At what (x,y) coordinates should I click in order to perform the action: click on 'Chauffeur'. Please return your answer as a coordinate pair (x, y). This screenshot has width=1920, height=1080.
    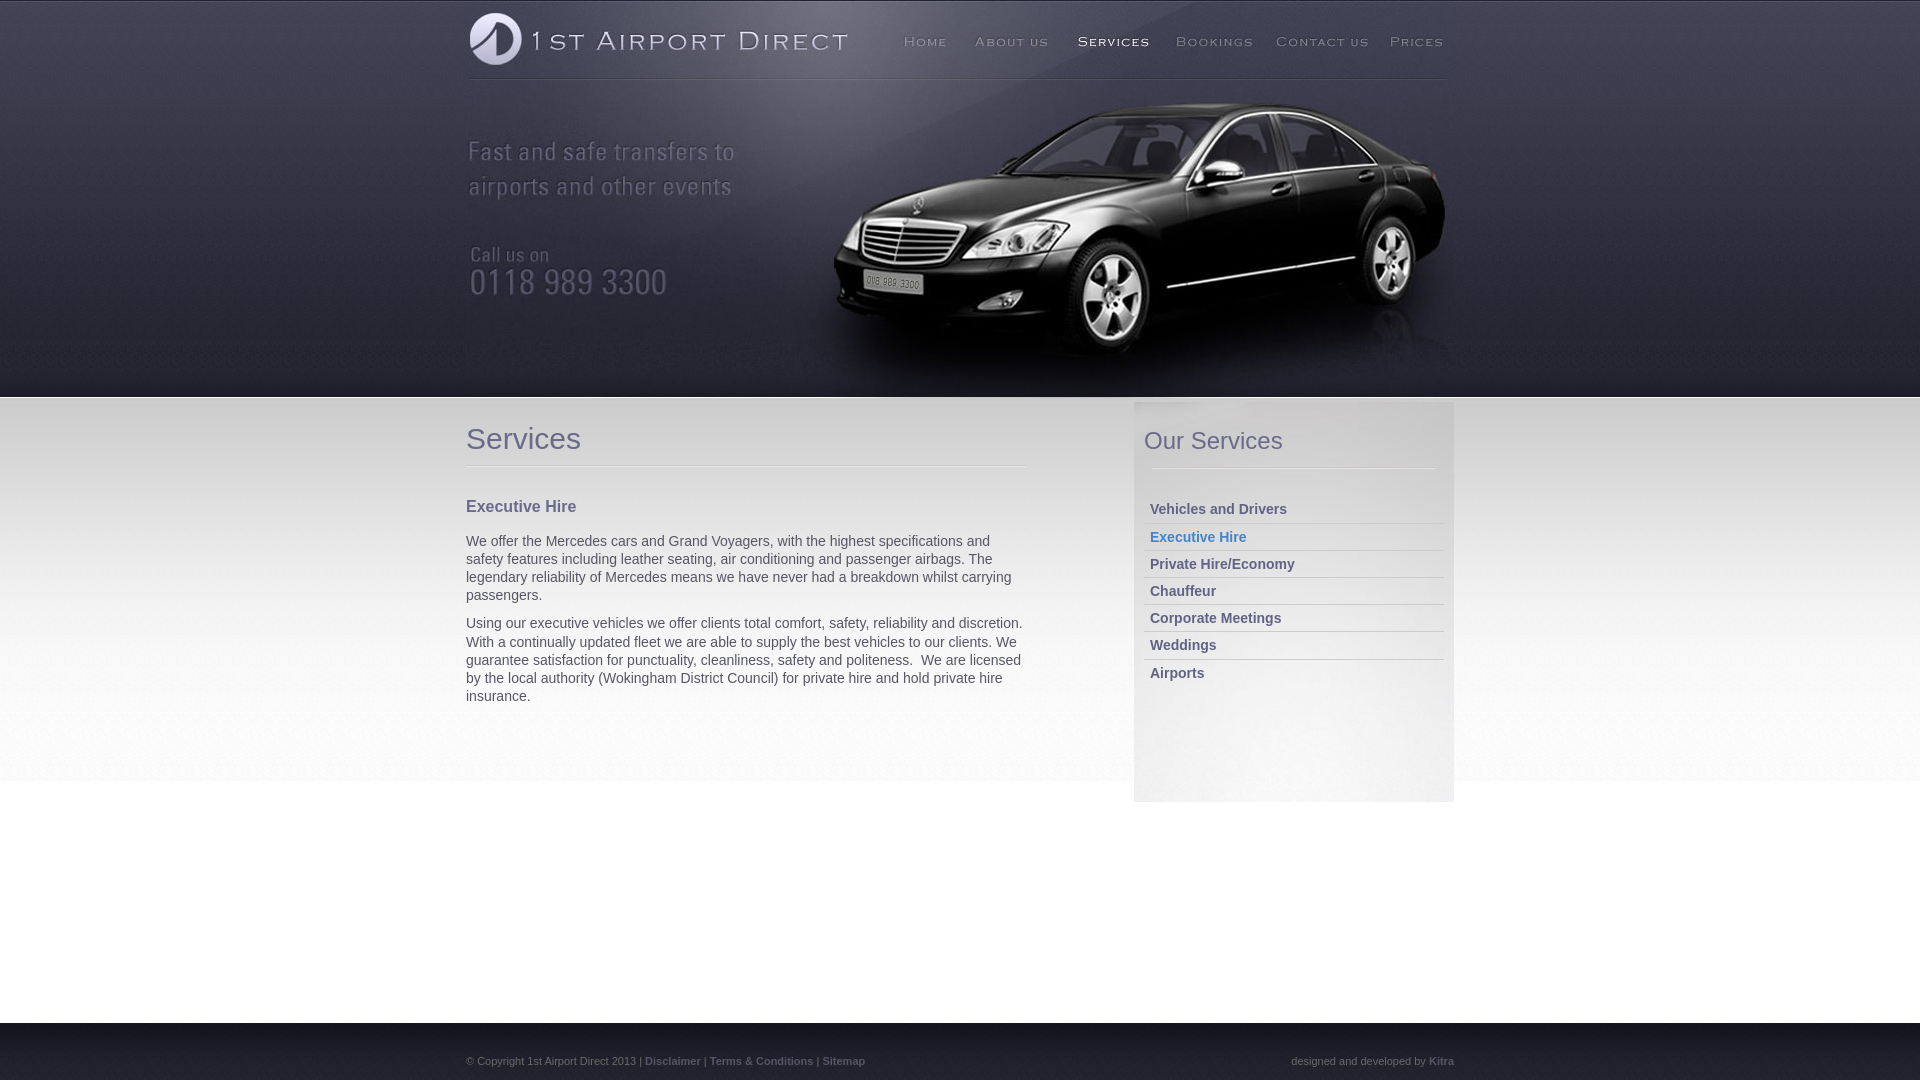
    Looking at the image, I should click on (1182, 589).